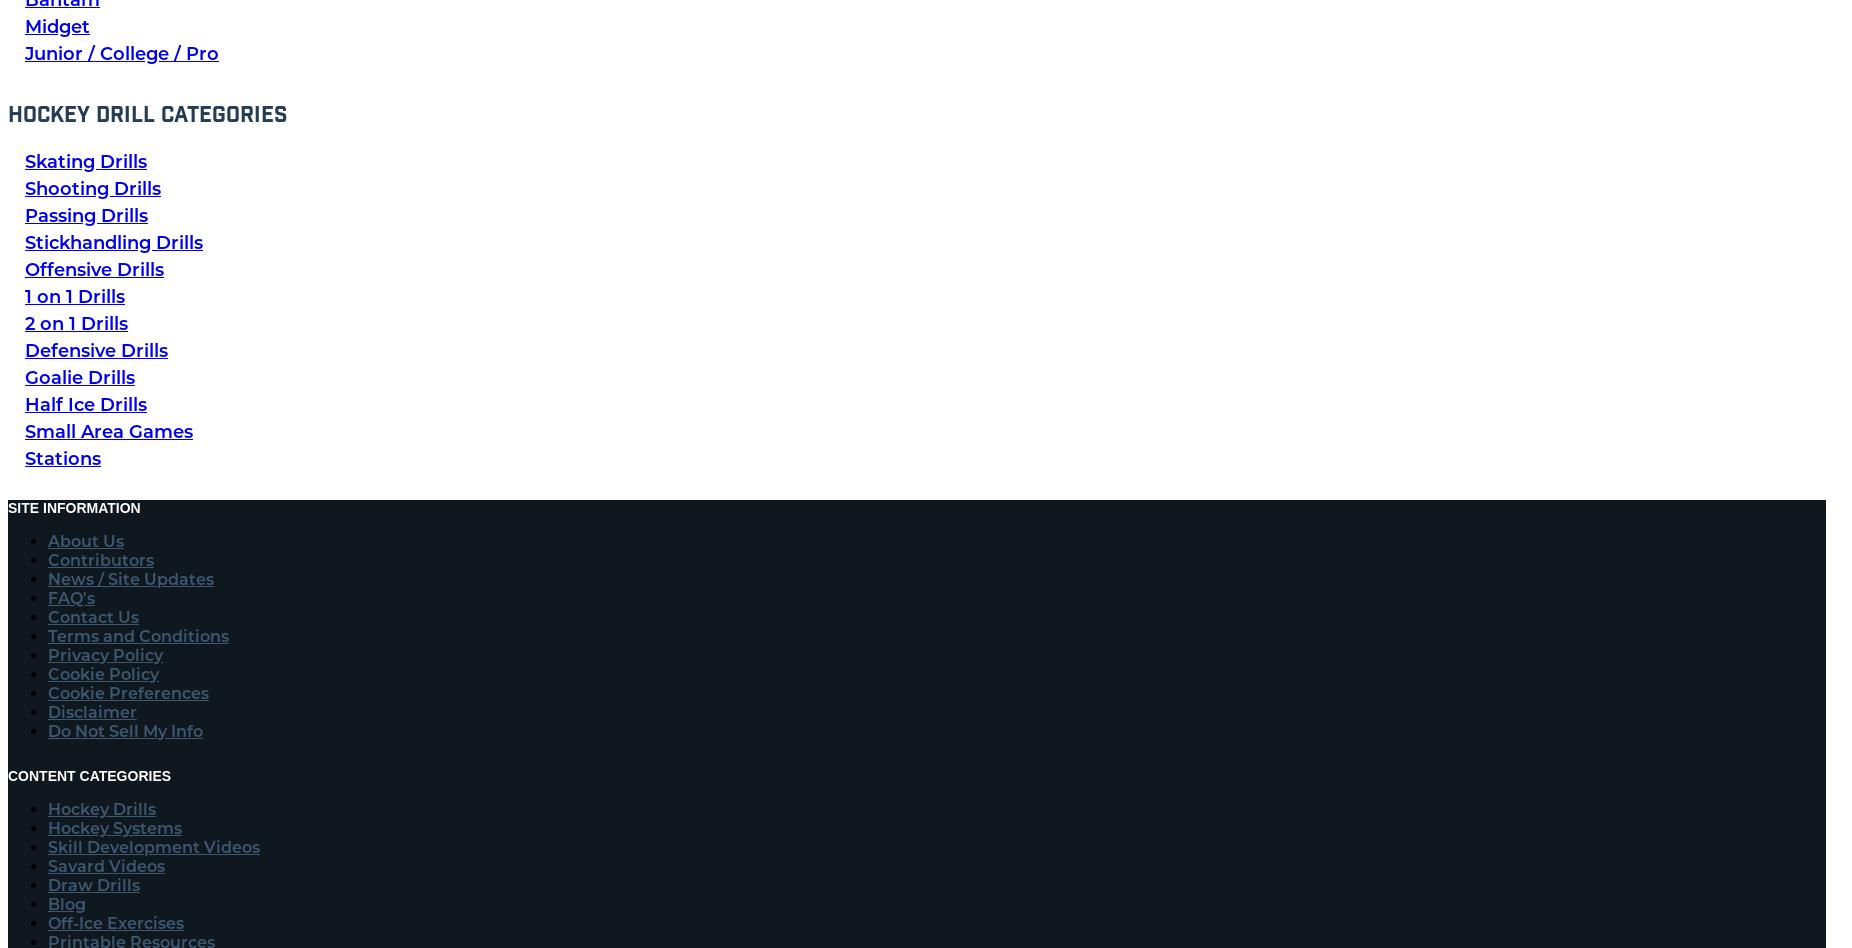  Describe the element at coordinates (46, 711) in the screenshot. I see `'Disclaimer'` at that location.